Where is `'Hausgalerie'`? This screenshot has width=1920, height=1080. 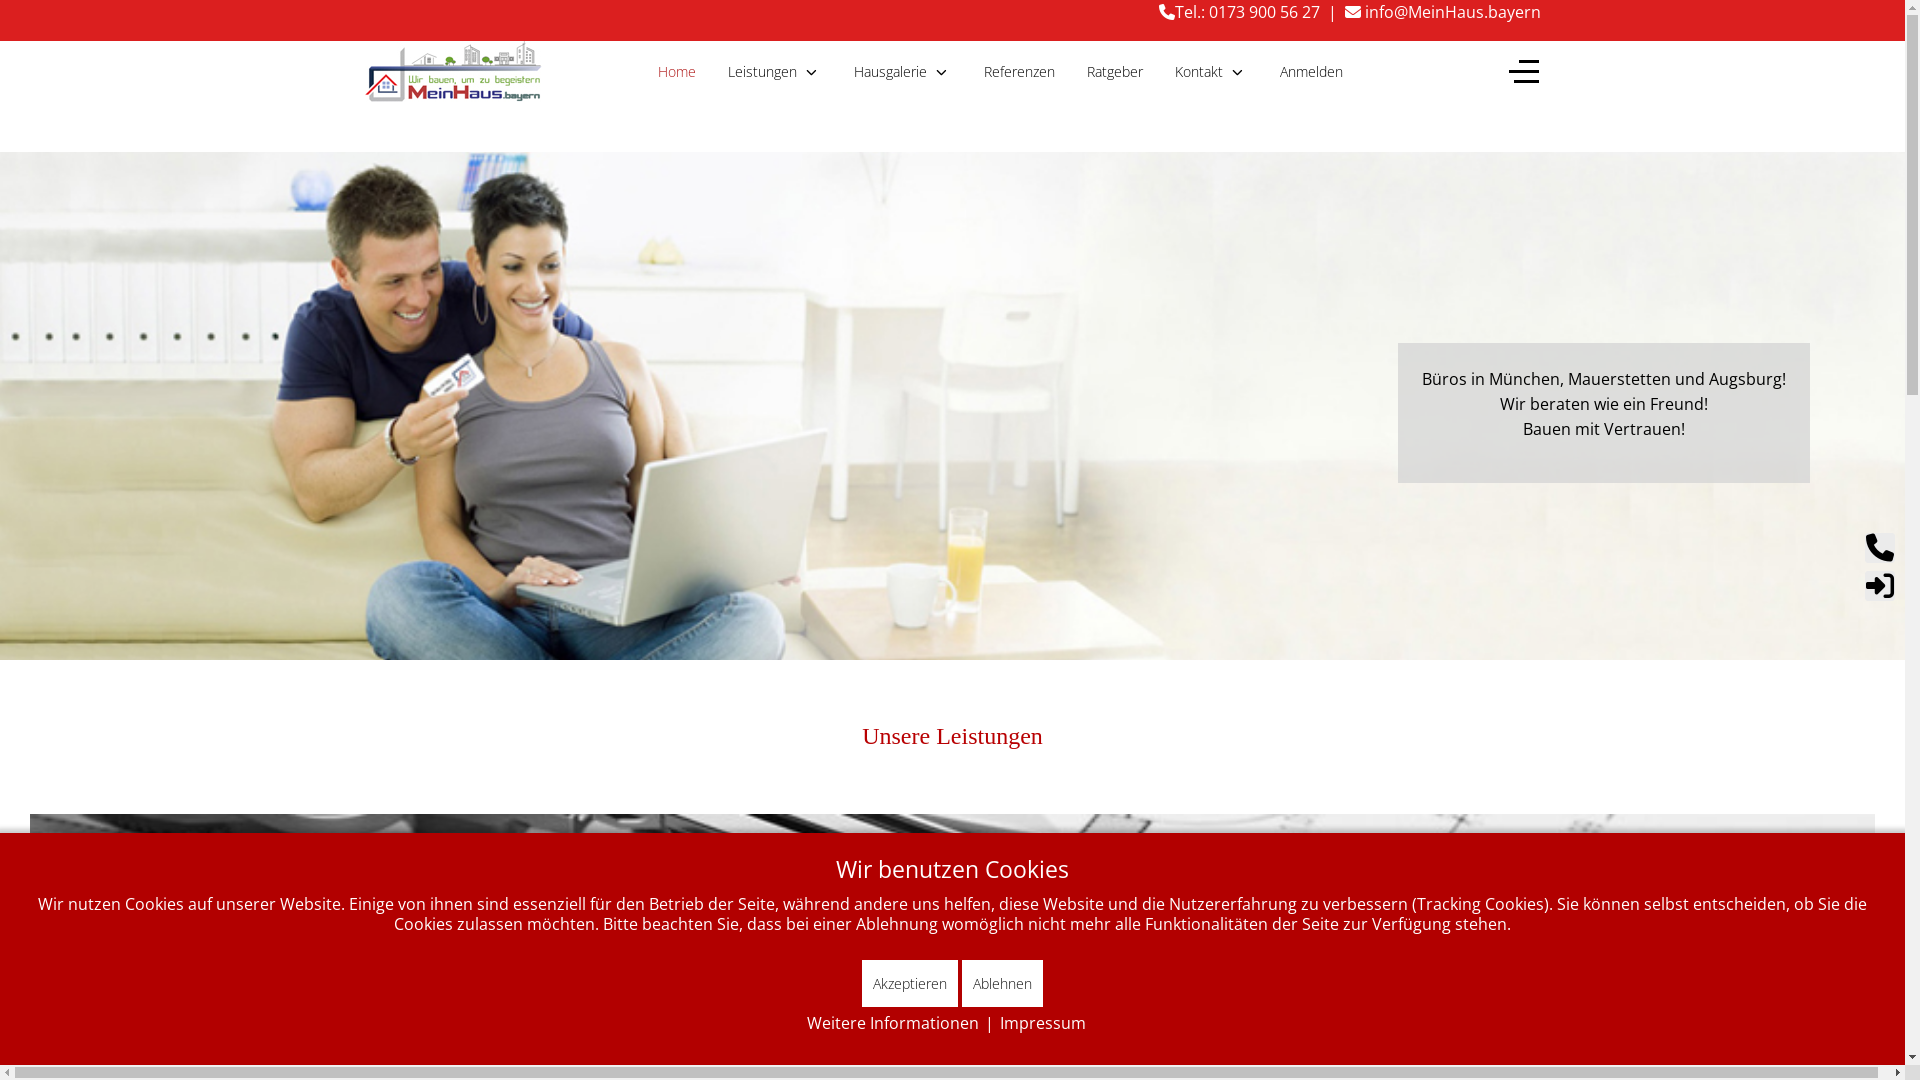 'Hausgalerie' is located at coordinates (901, 70).